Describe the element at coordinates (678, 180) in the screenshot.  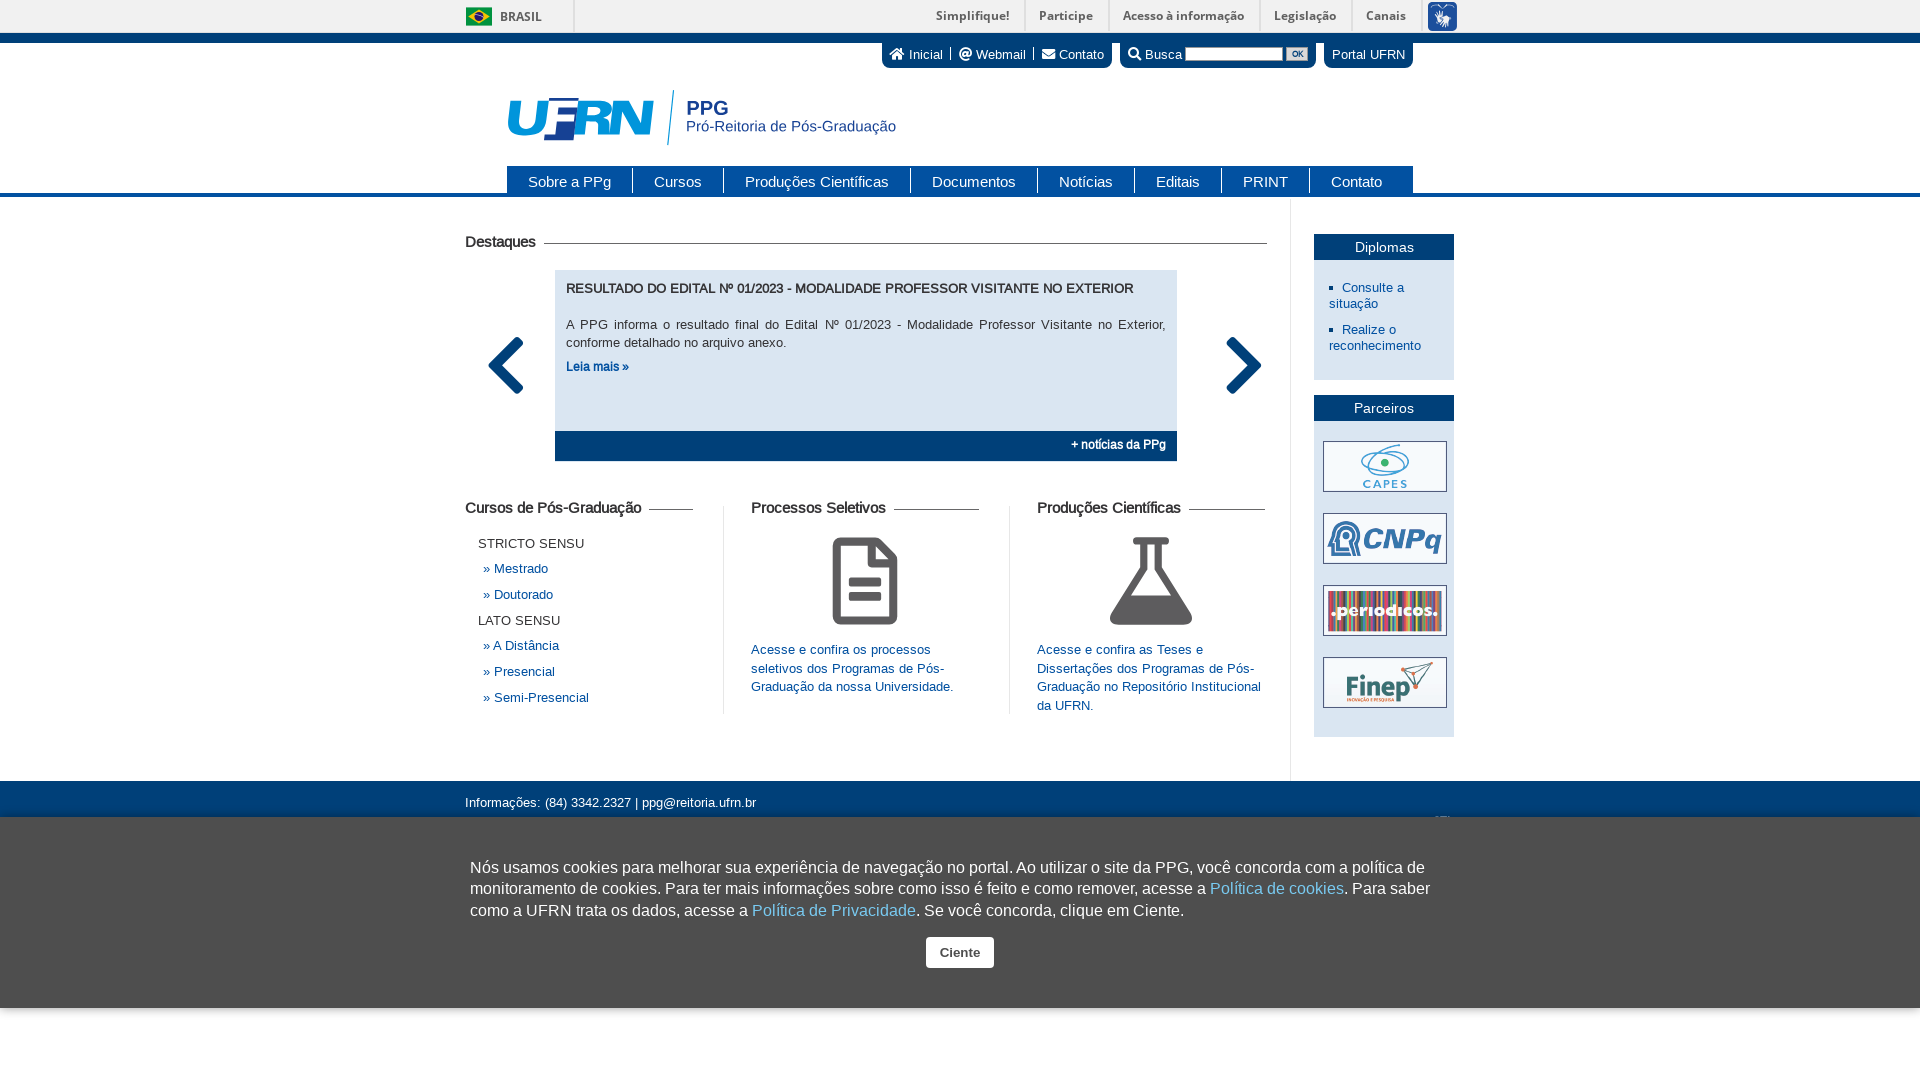
I see `'Cursos'` at that location.